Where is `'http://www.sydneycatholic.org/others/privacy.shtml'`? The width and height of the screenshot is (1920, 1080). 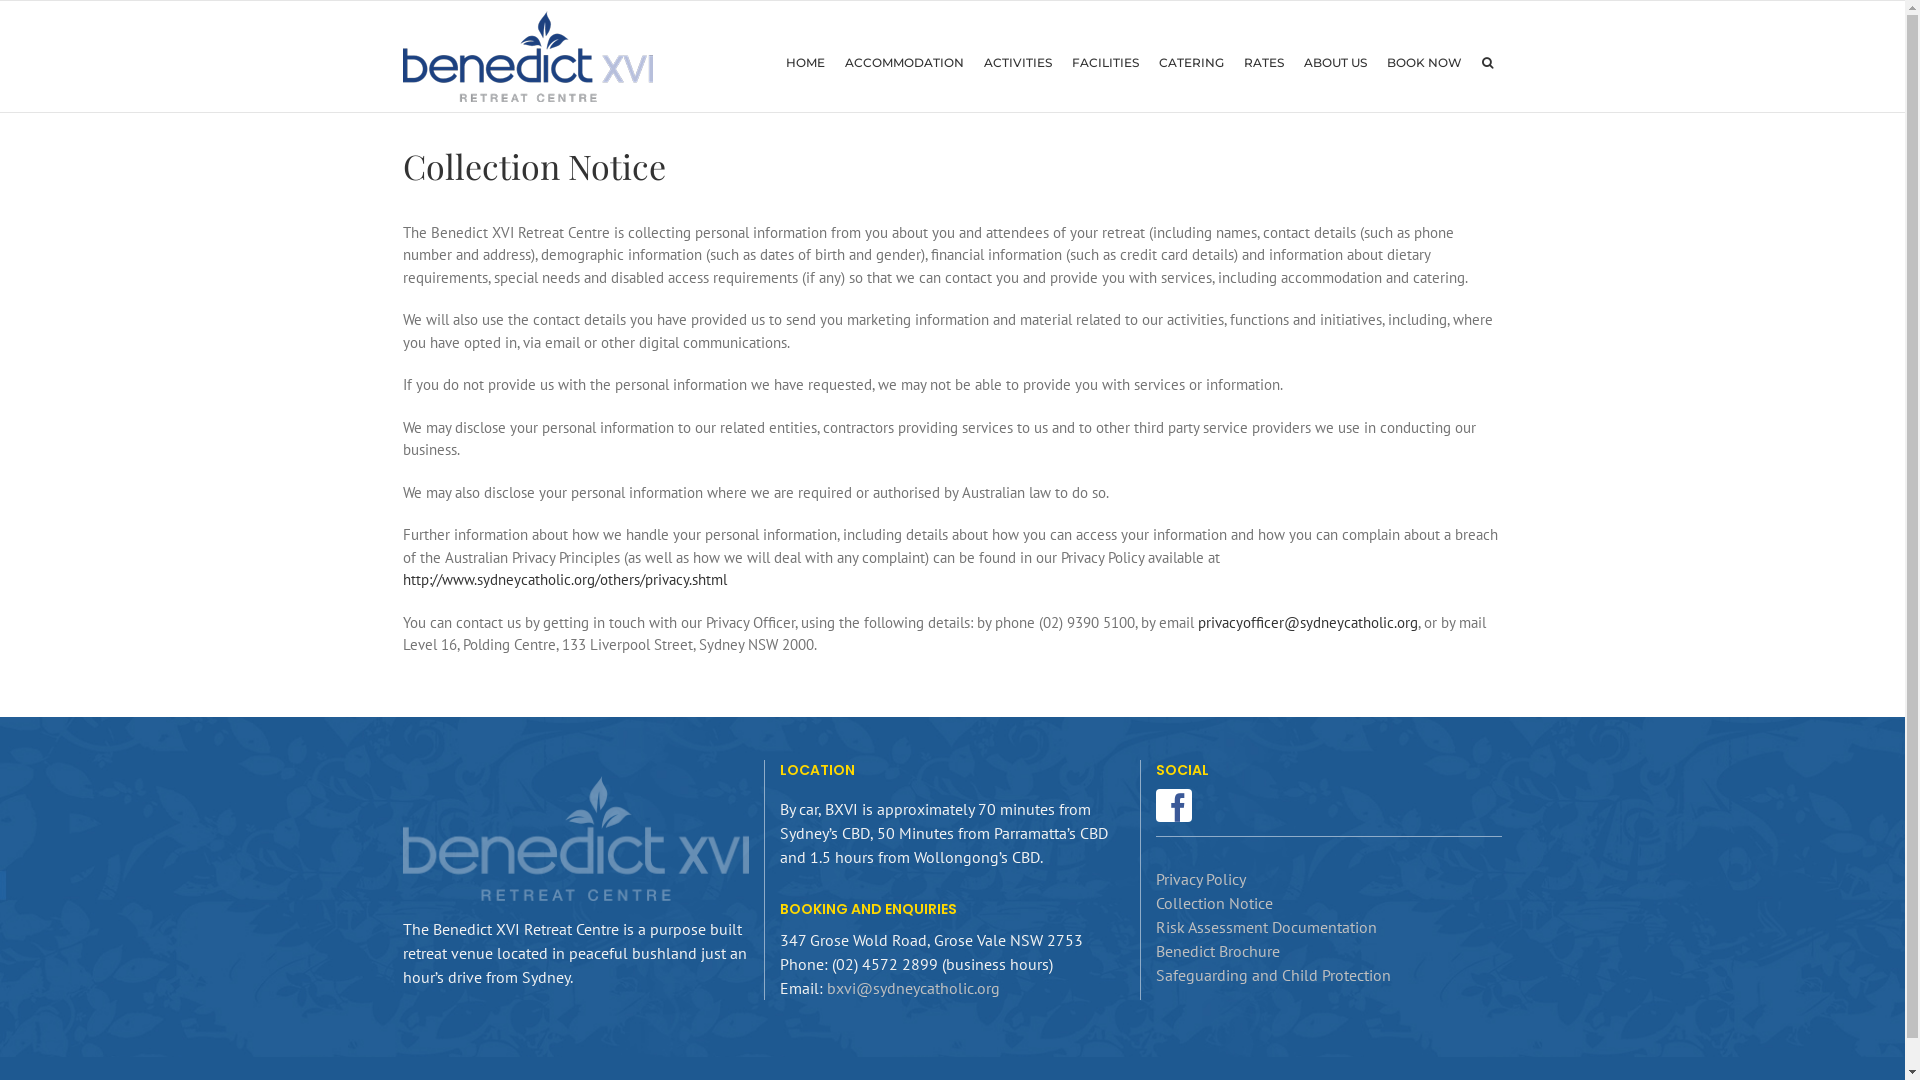
'http://www.sydneycatholic.org/others/privacy.shtml' is located at coordinates (563, 579).